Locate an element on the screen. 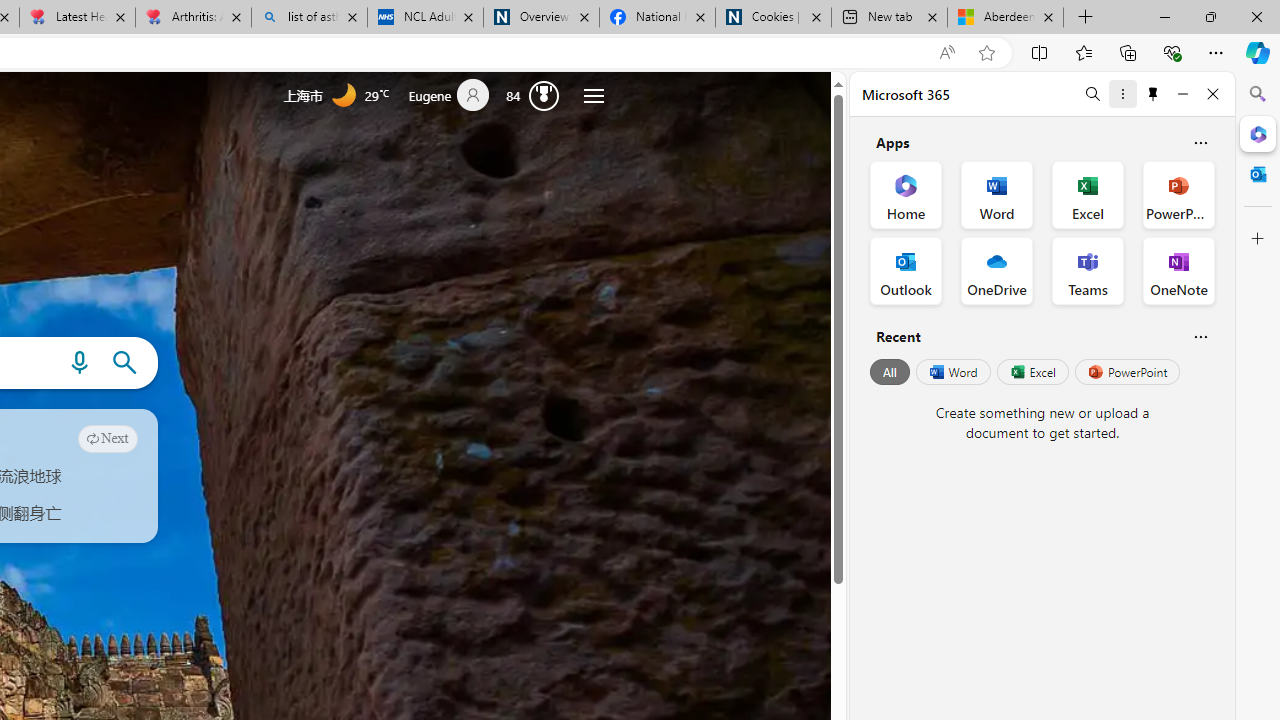  'OneDrive Office App' is located at coordinates (997, 271).